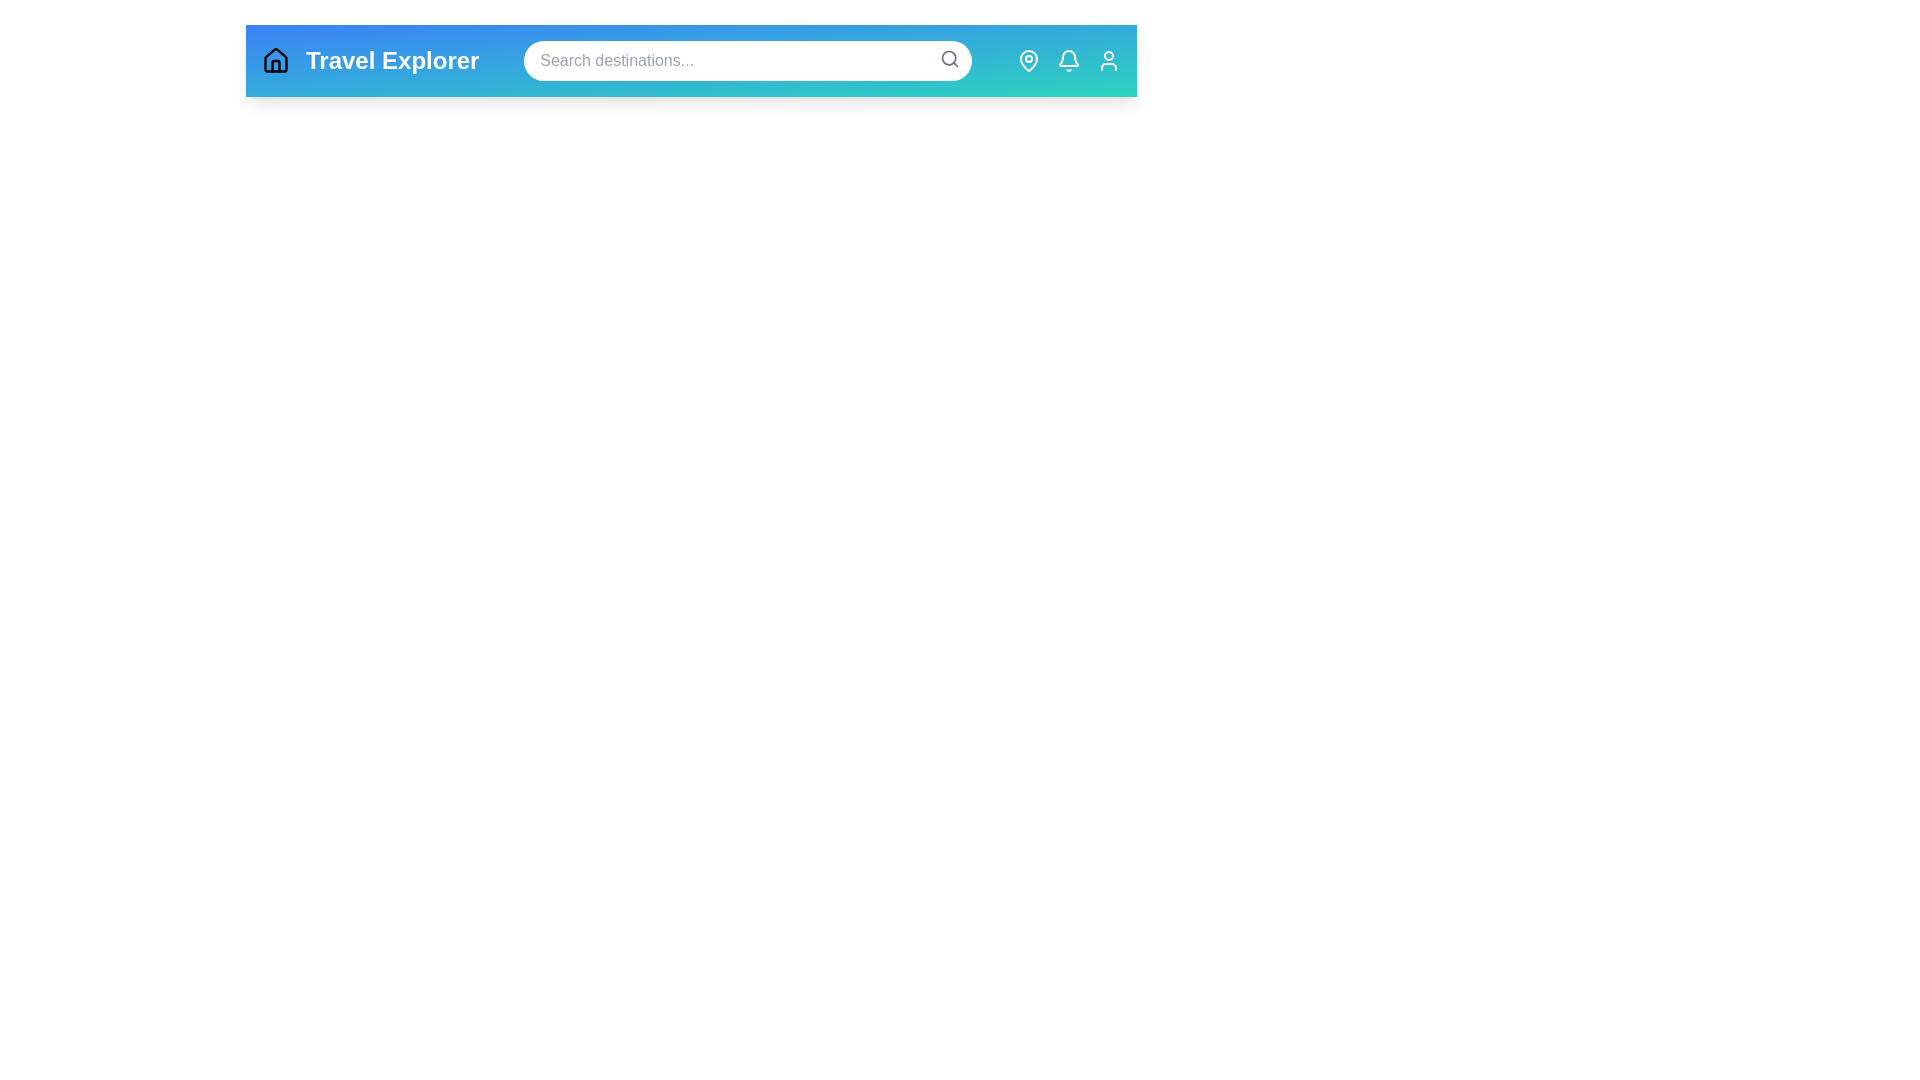 This screenshot has height=1080, width=1920. Describe the element at coordinates (1028, 60) in the screenshot. I see `the My Destinations navigation icon` at that location.